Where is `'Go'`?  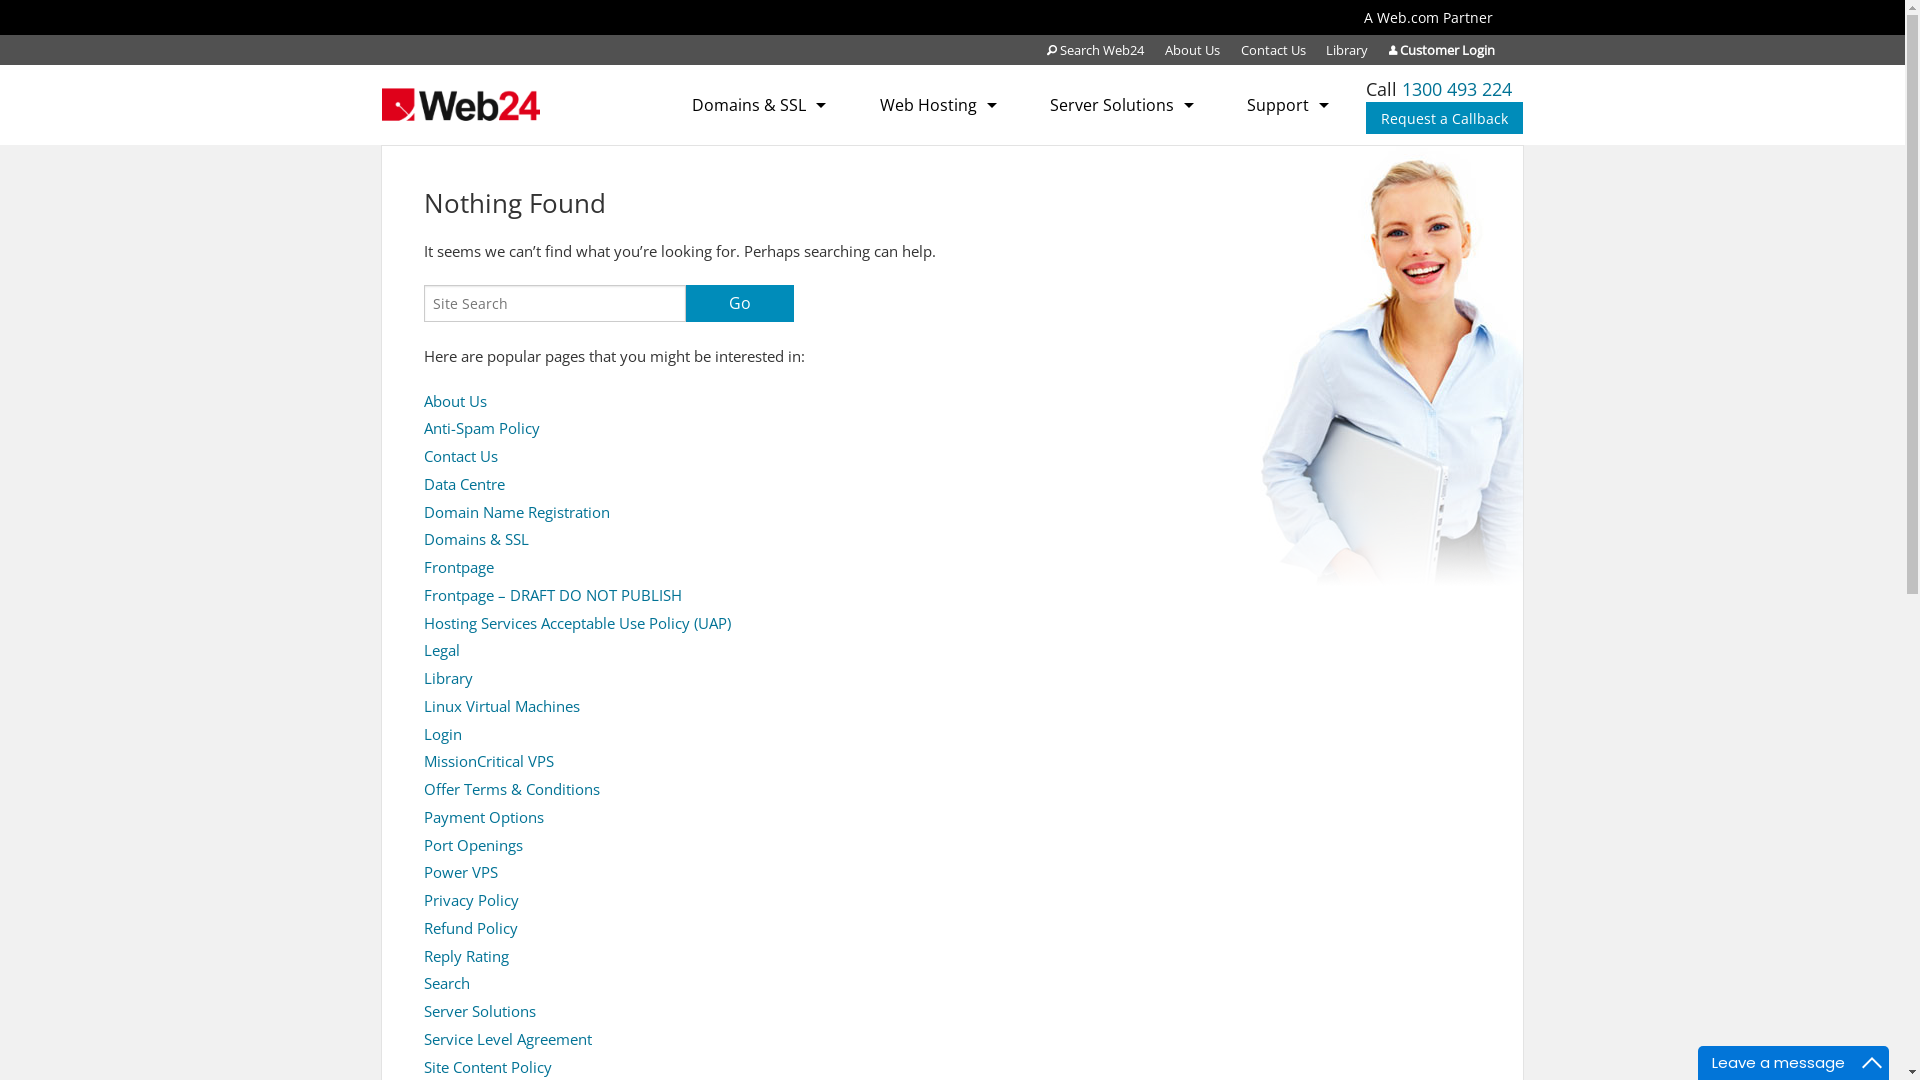 'Go' is located at coordinates (738, 303).